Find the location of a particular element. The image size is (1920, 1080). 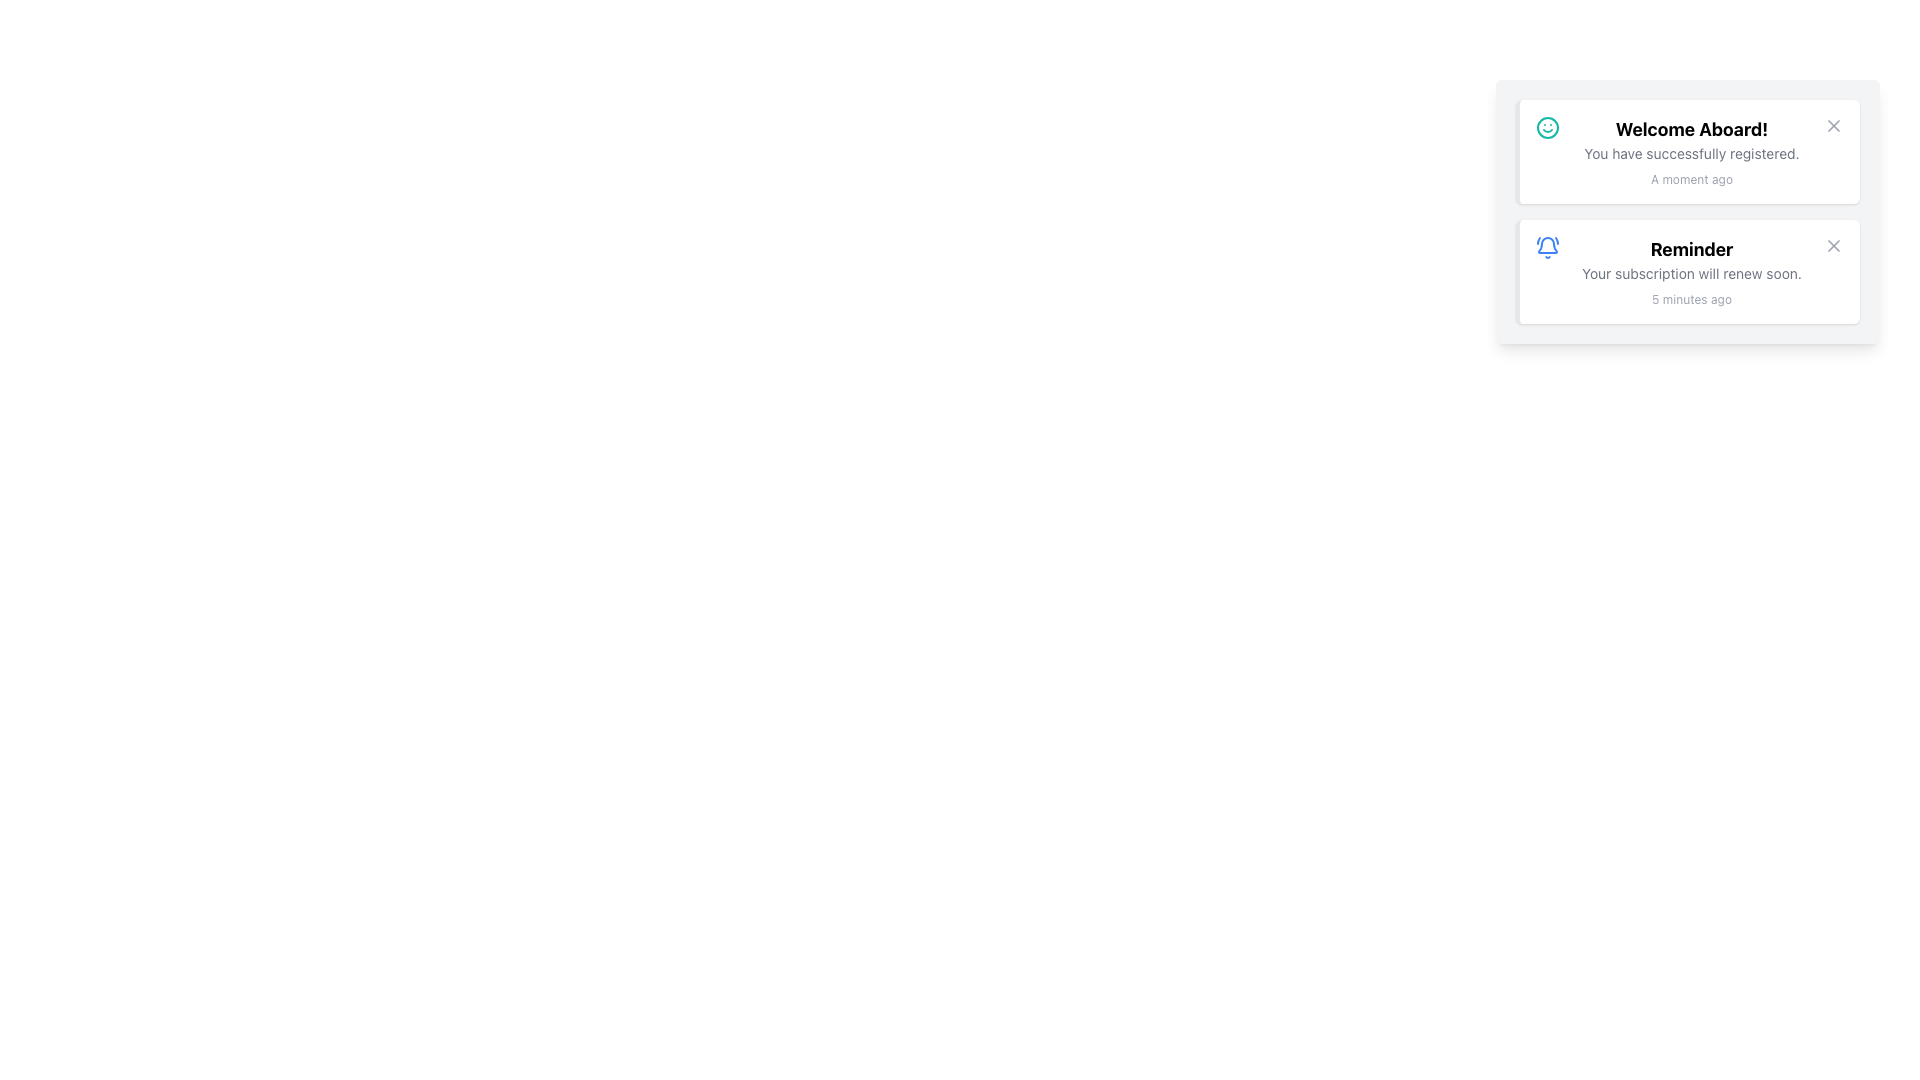

bold, large-sized static text saying 'Welcome Aboard!' located at the top of the notification card is located at coordinates (1690, 130).